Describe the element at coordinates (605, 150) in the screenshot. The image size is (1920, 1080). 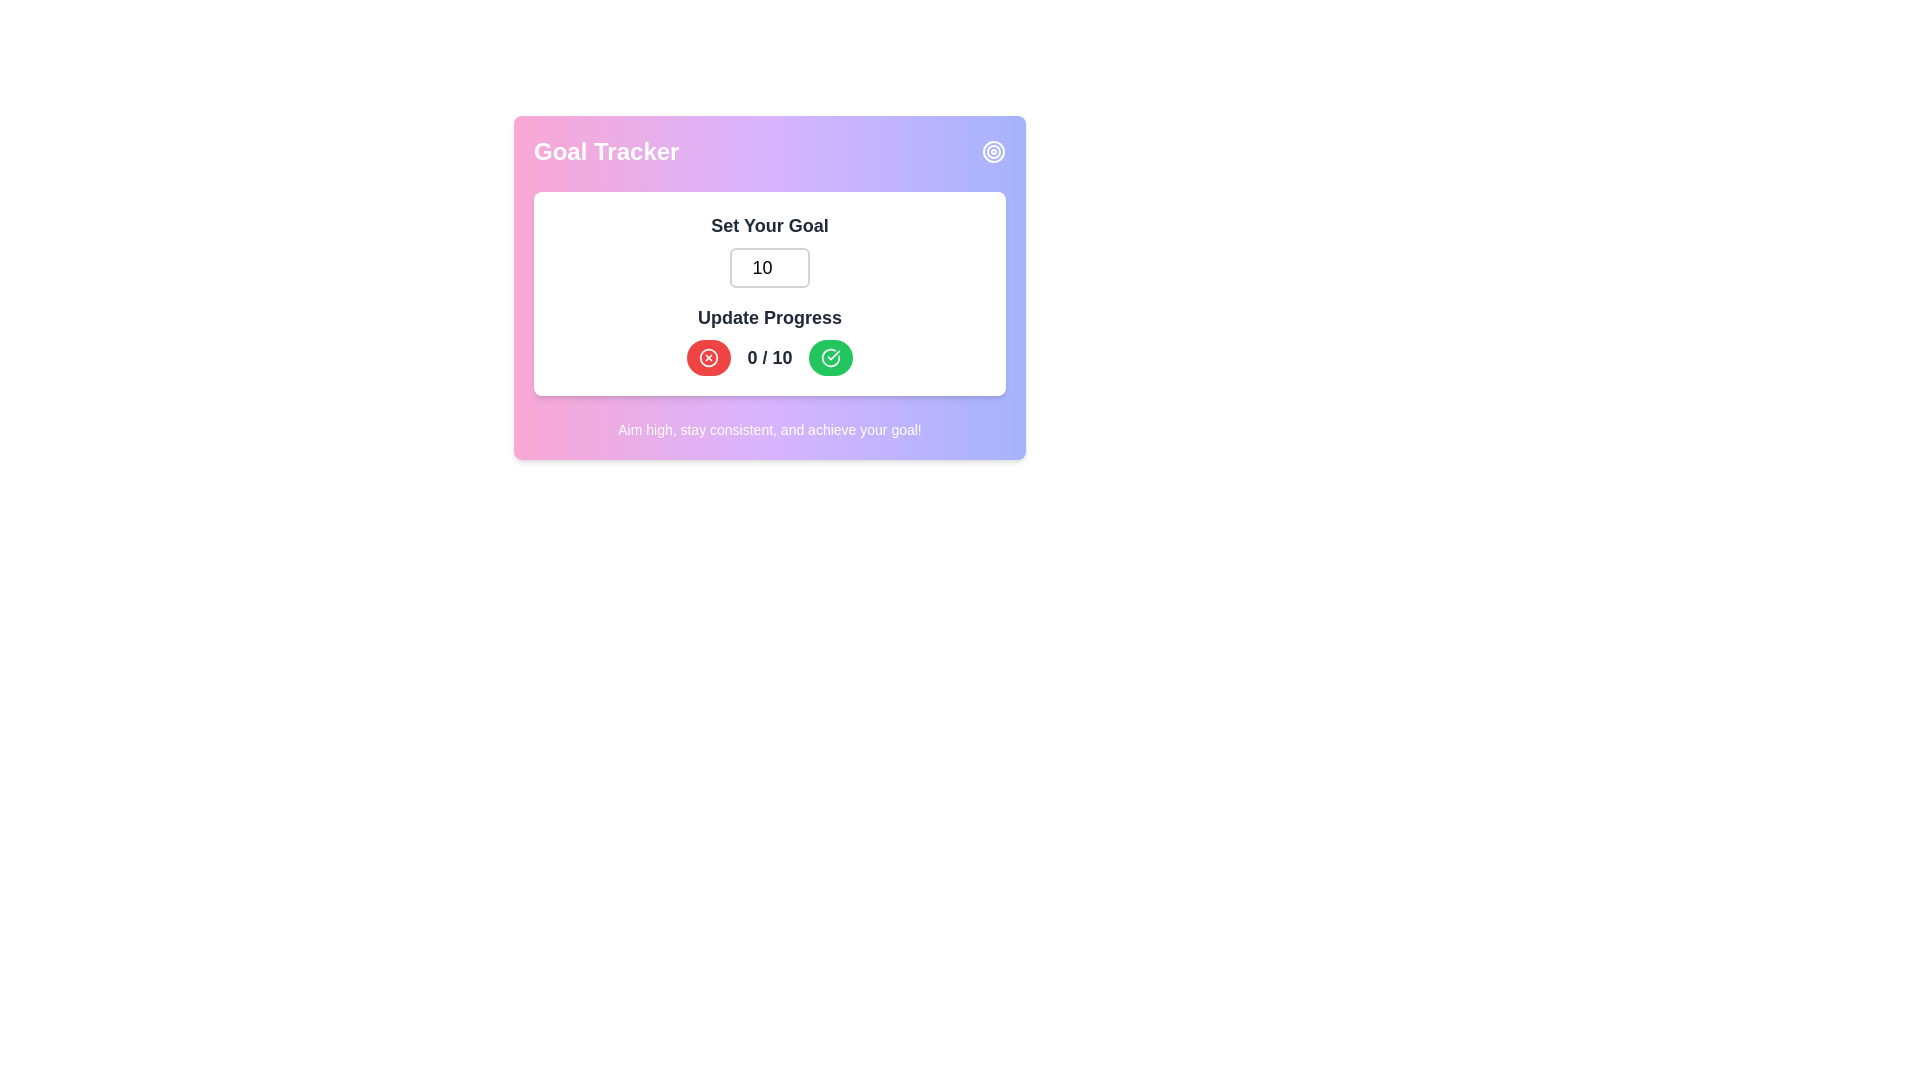
I see `the 'Goal Tracker' text label, which is prominently styled in a bold and large font with a white color, located at the upper-left corner of the panel` at that location.